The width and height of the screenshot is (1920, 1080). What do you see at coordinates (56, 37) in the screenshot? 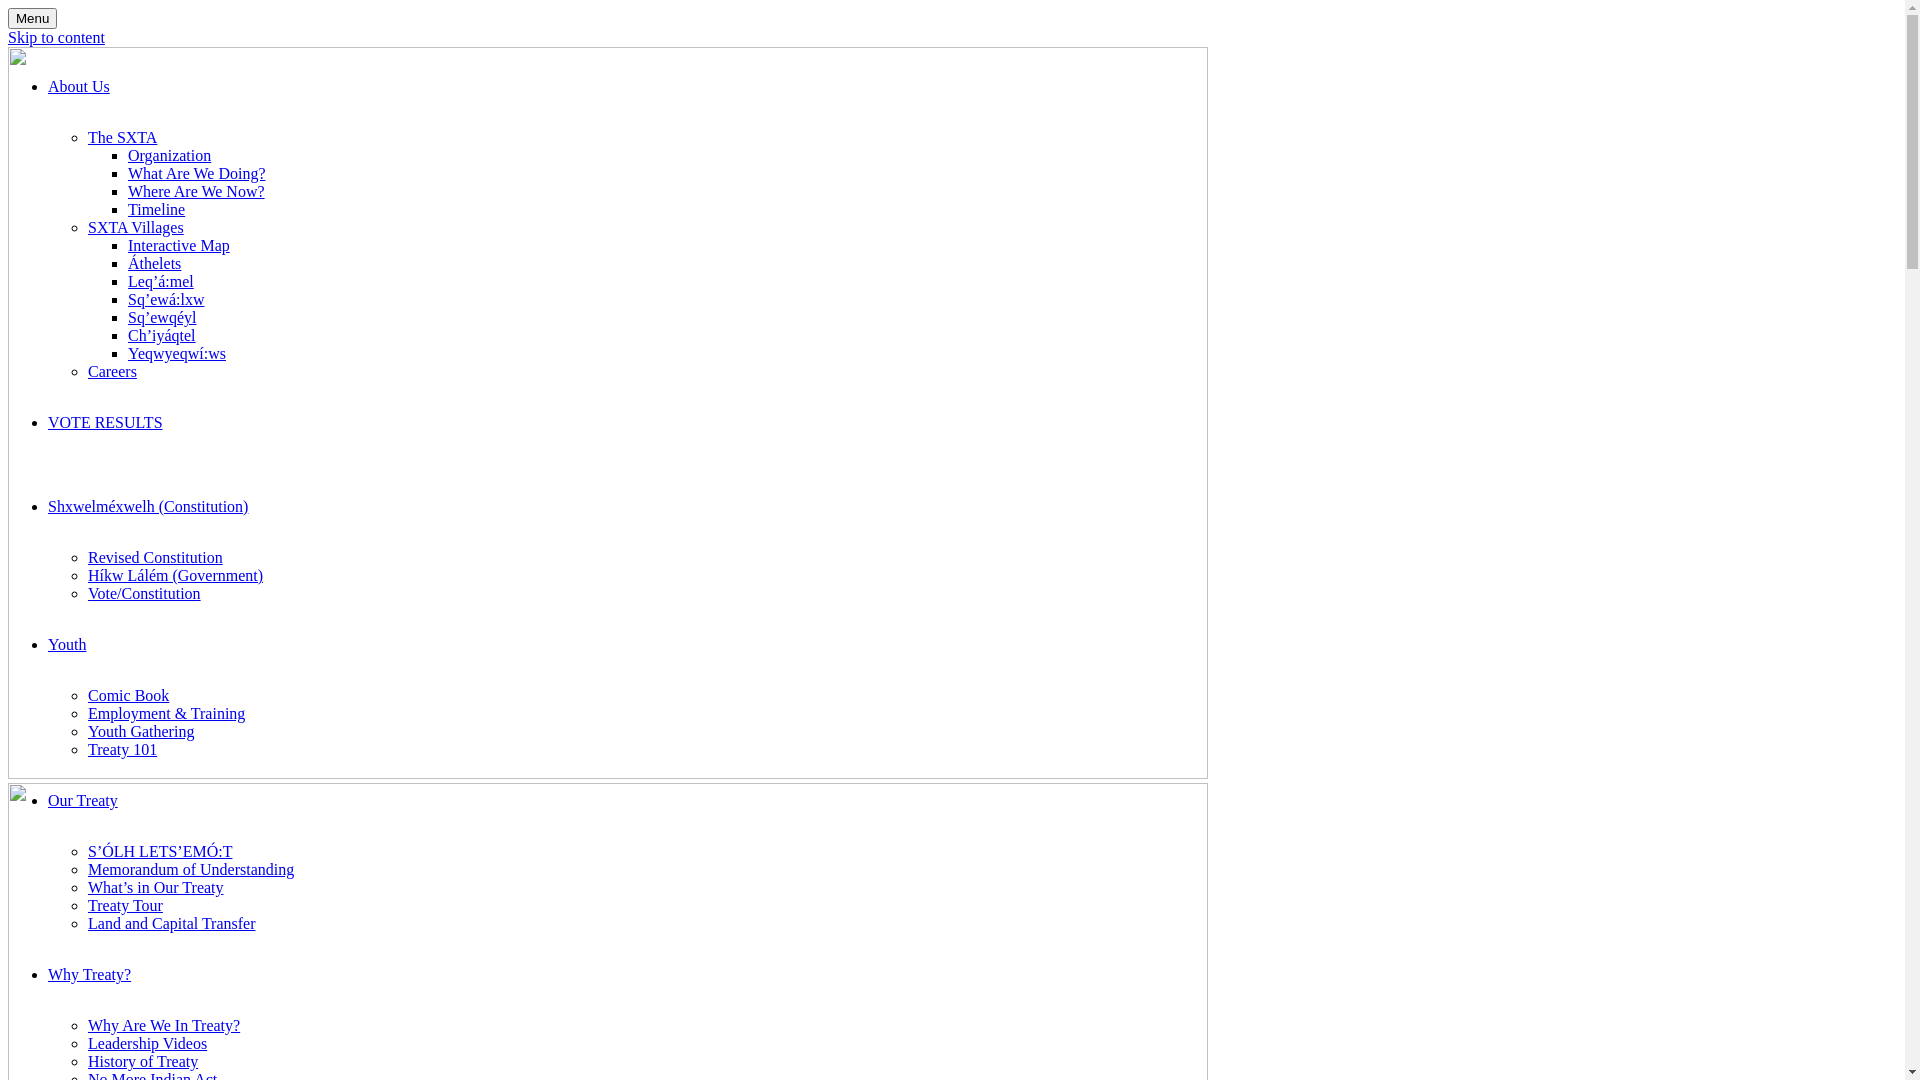
I see `'Skip to content'` at bounding box center [56, 37].